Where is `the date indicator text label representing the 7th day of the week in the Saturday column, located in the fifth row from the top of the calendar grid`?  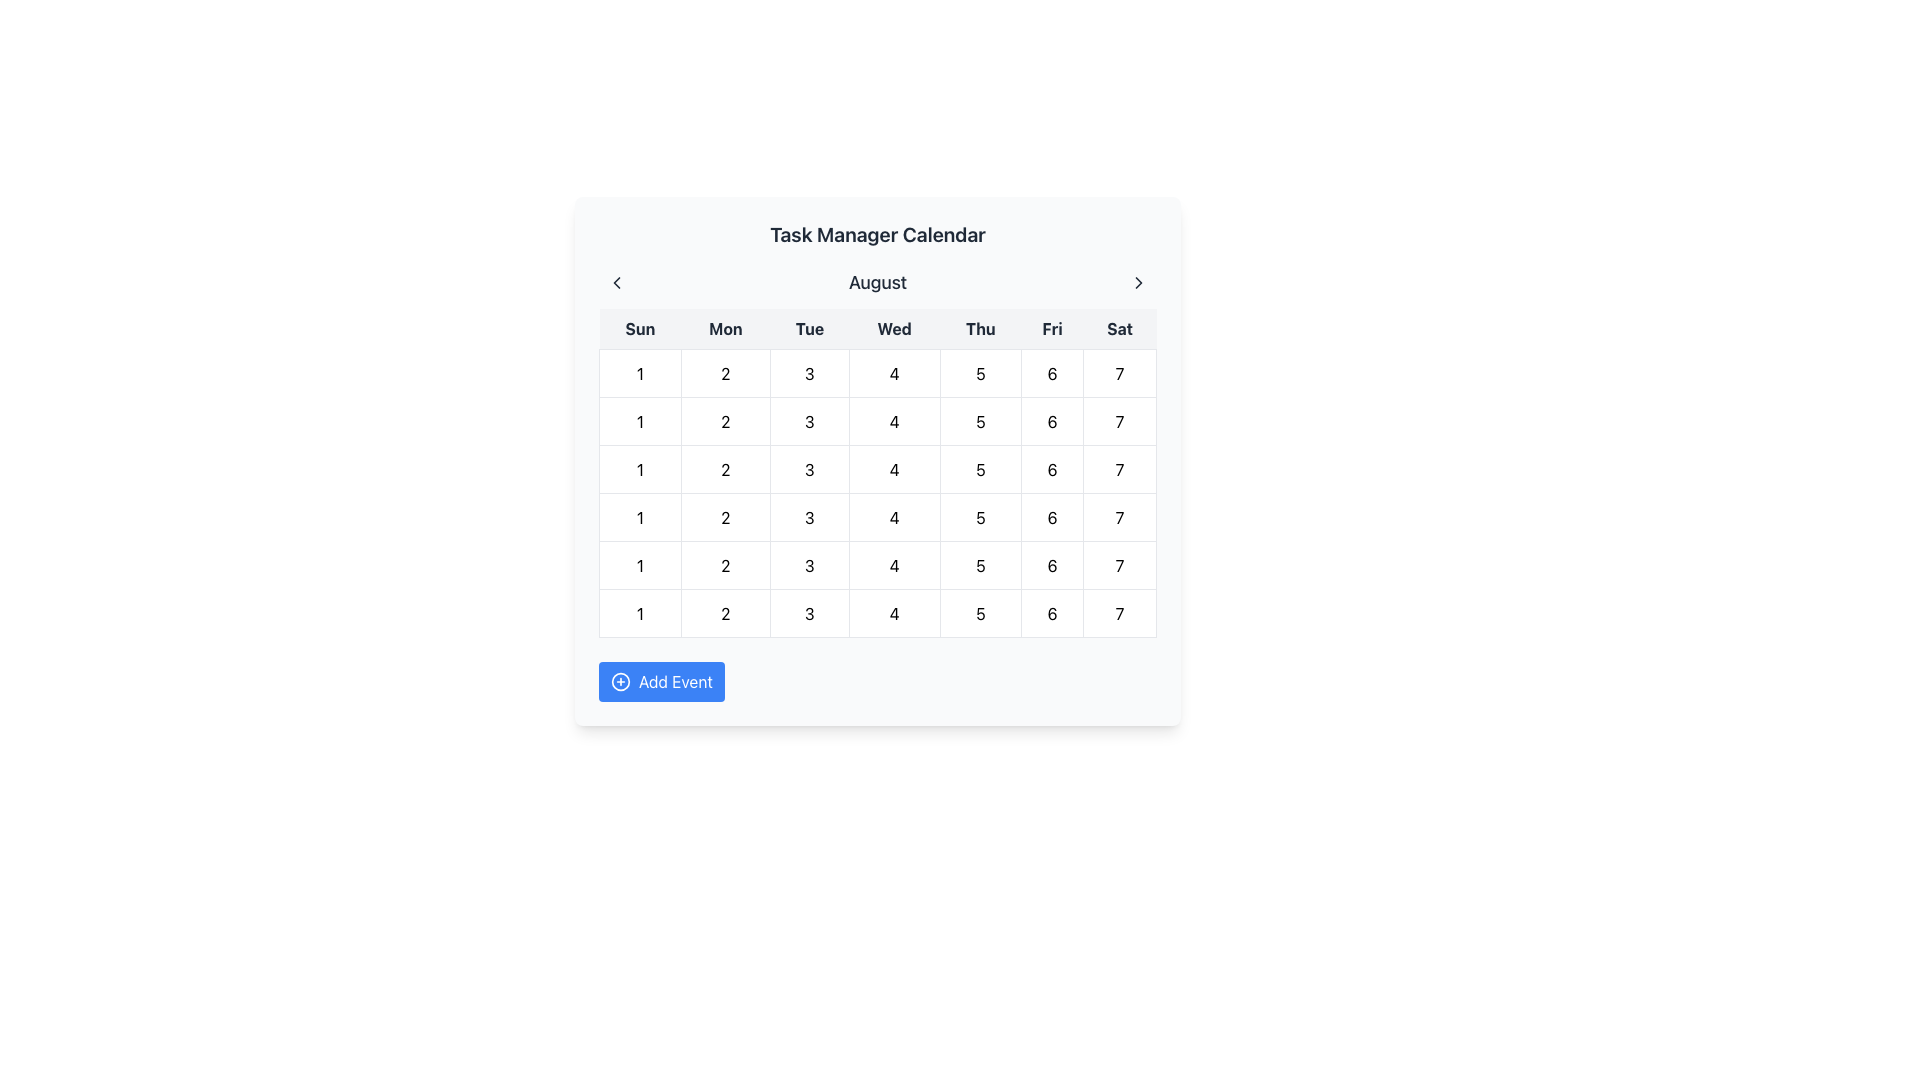 the date indicator text label representing the 7th day of the week in the Saturday column, located in the fifth row from the top of the calendar grid is located at coordinates (1120, 565).